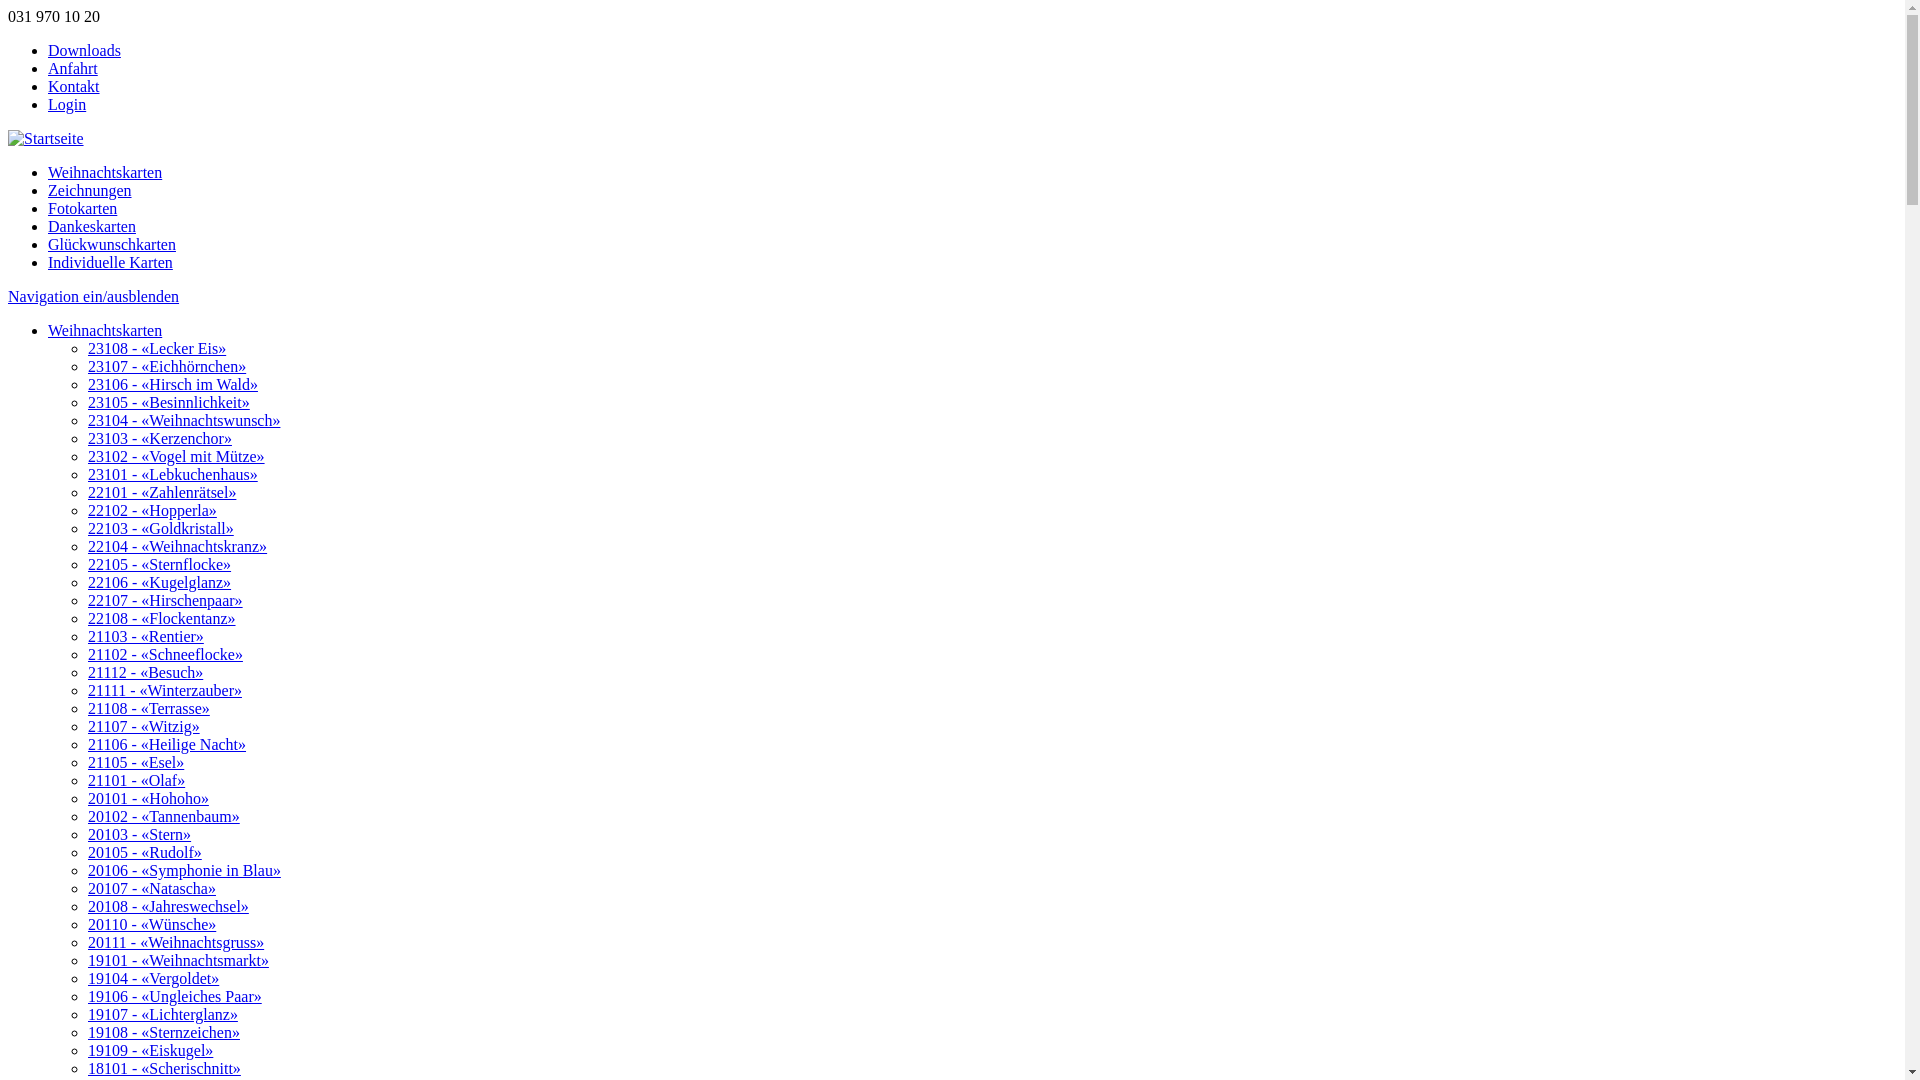 The width and height of the screenshot is (1920, 1080). Describe the element at coordinates (83, 49) in the screenshot. I see `'Downloads'` at that location.